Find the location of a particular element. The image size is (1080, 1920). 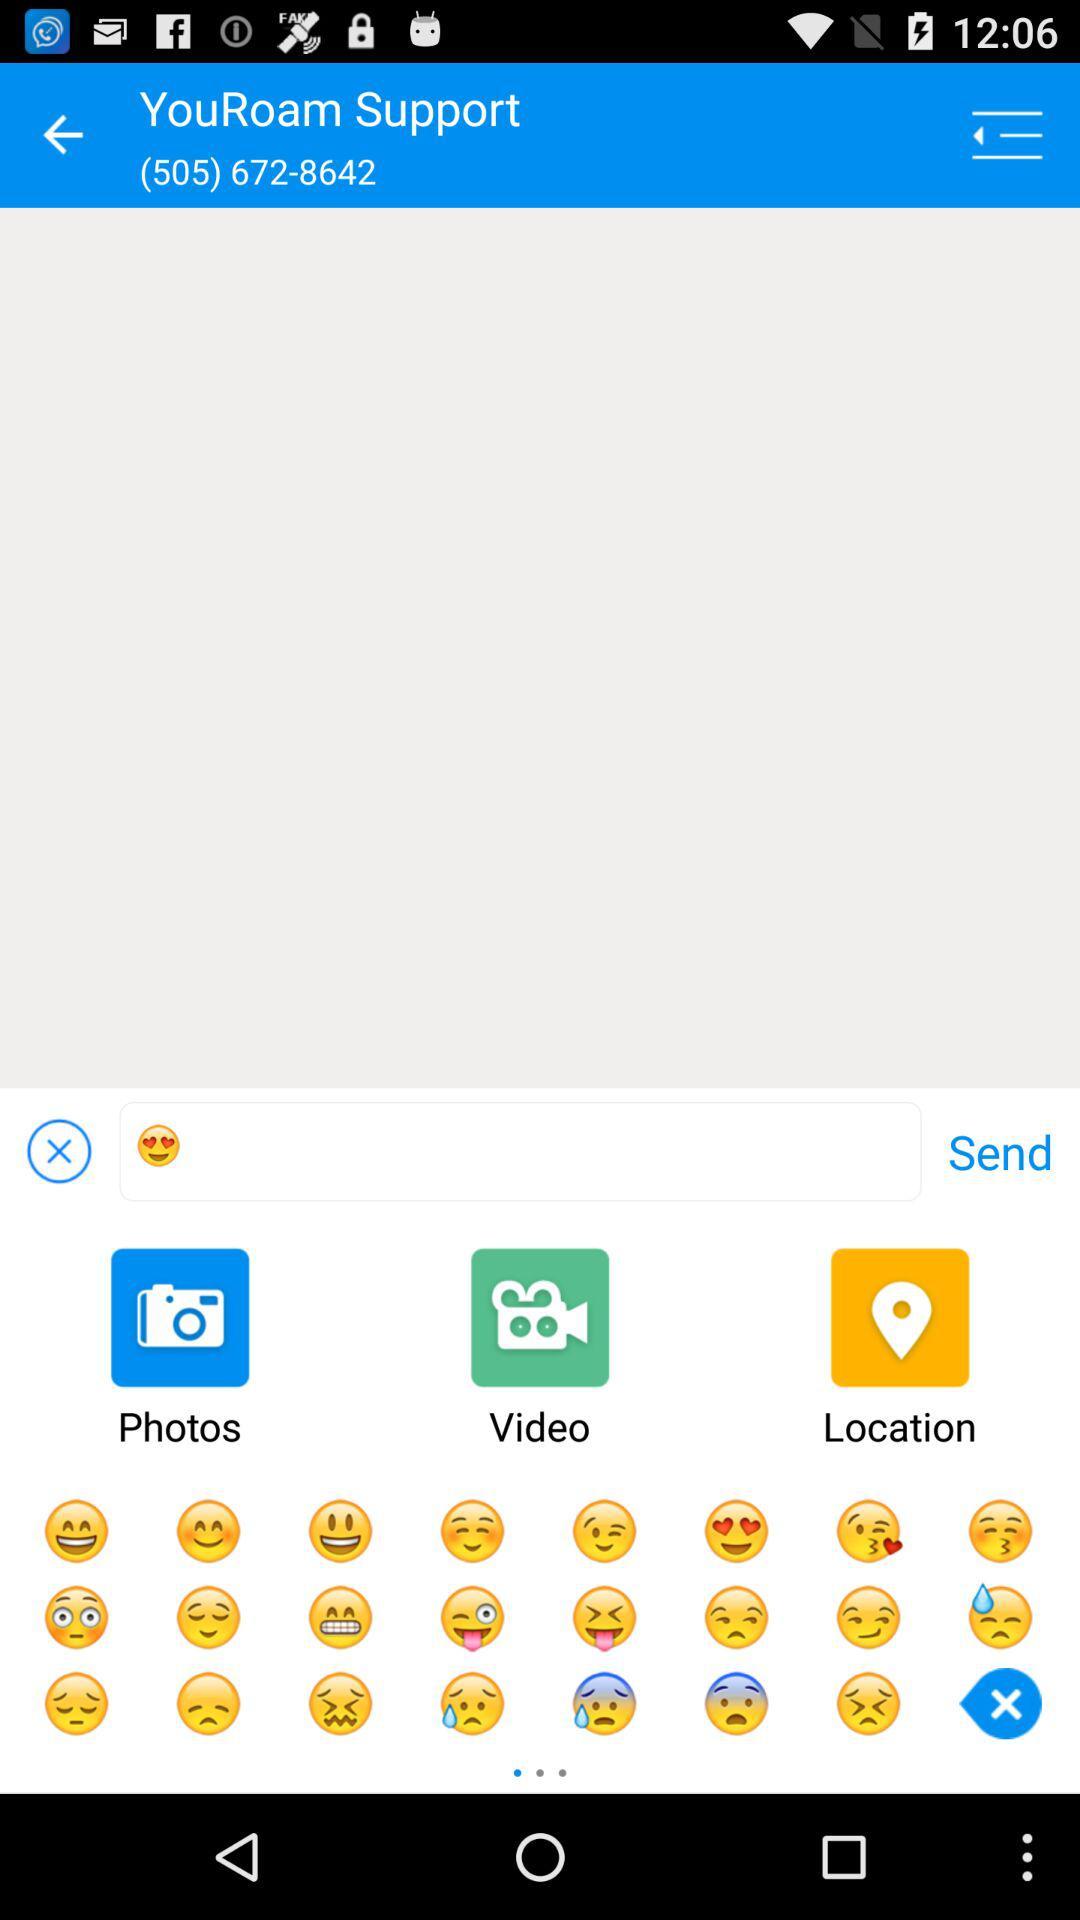

map of roaming is located at coordinates (540, 648).